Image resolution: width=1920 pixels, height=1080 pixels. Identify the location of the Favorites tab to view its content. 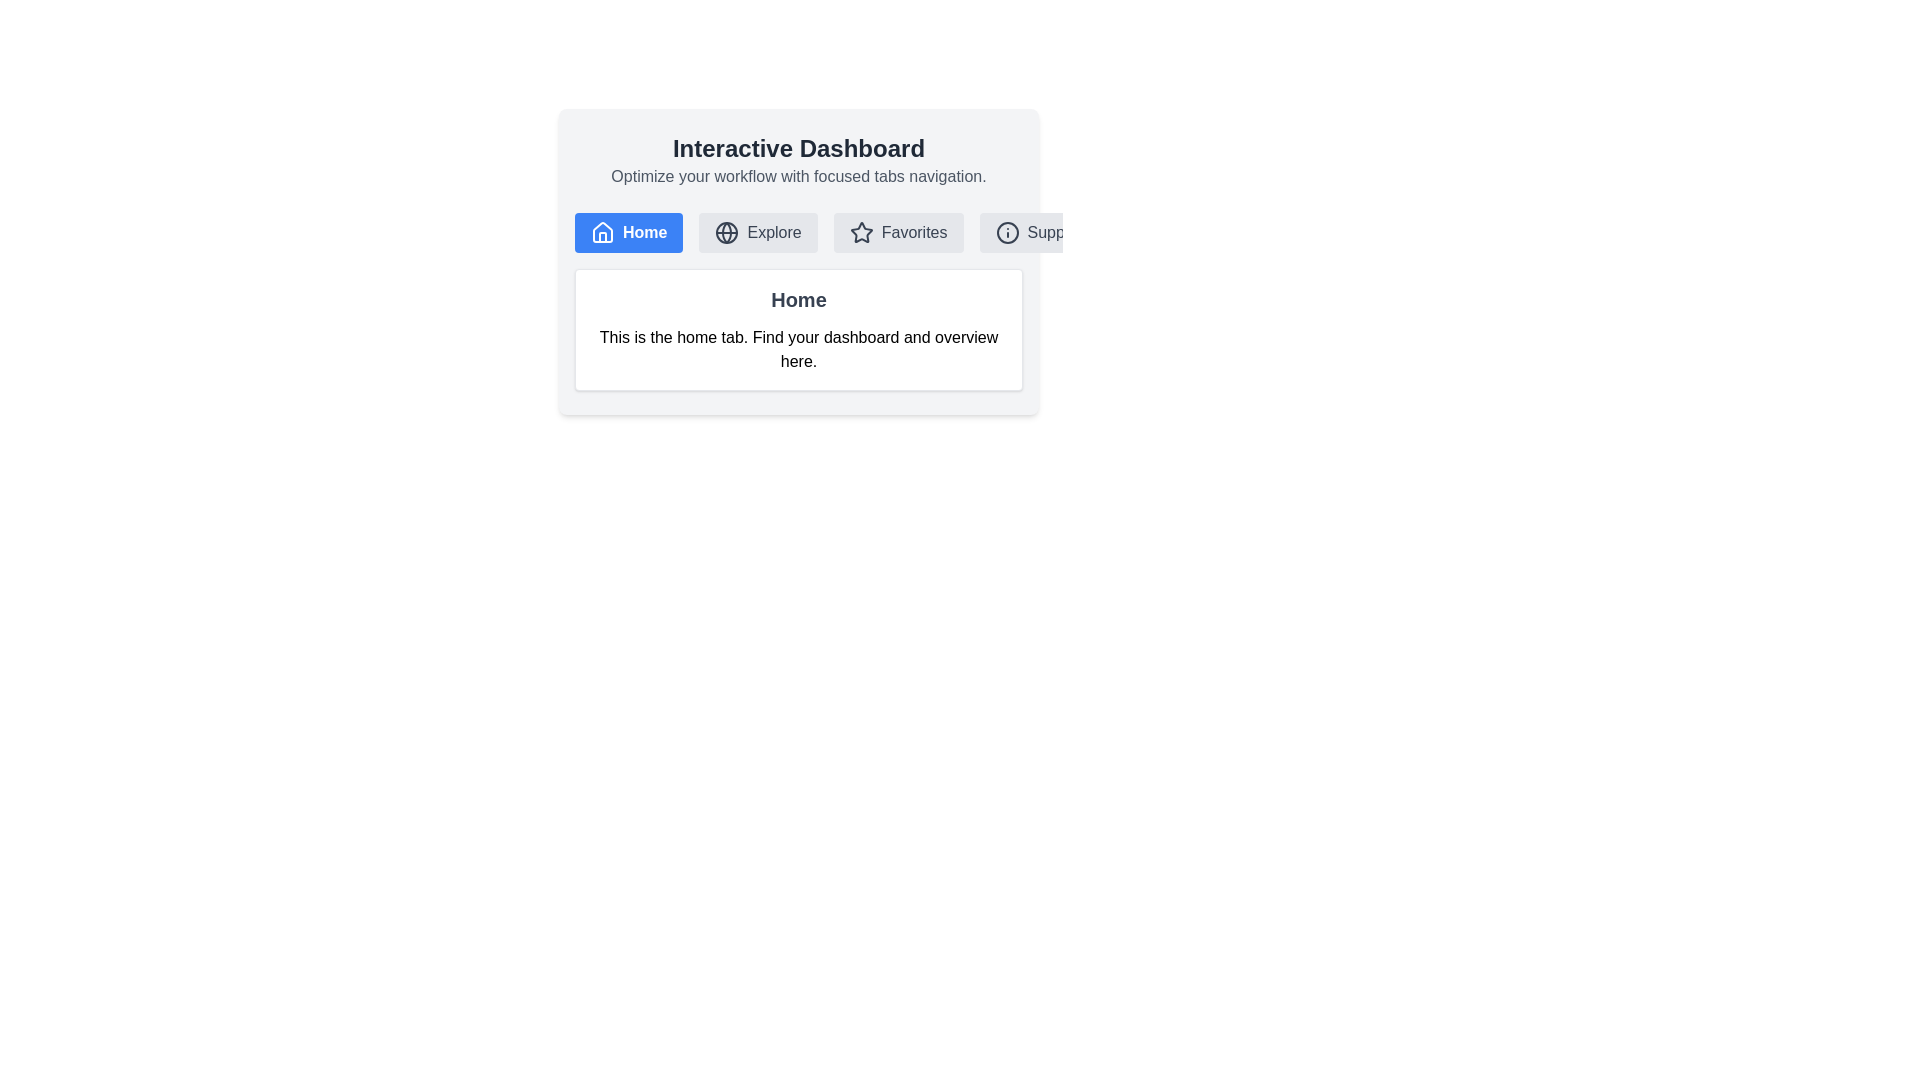
(897, 231).